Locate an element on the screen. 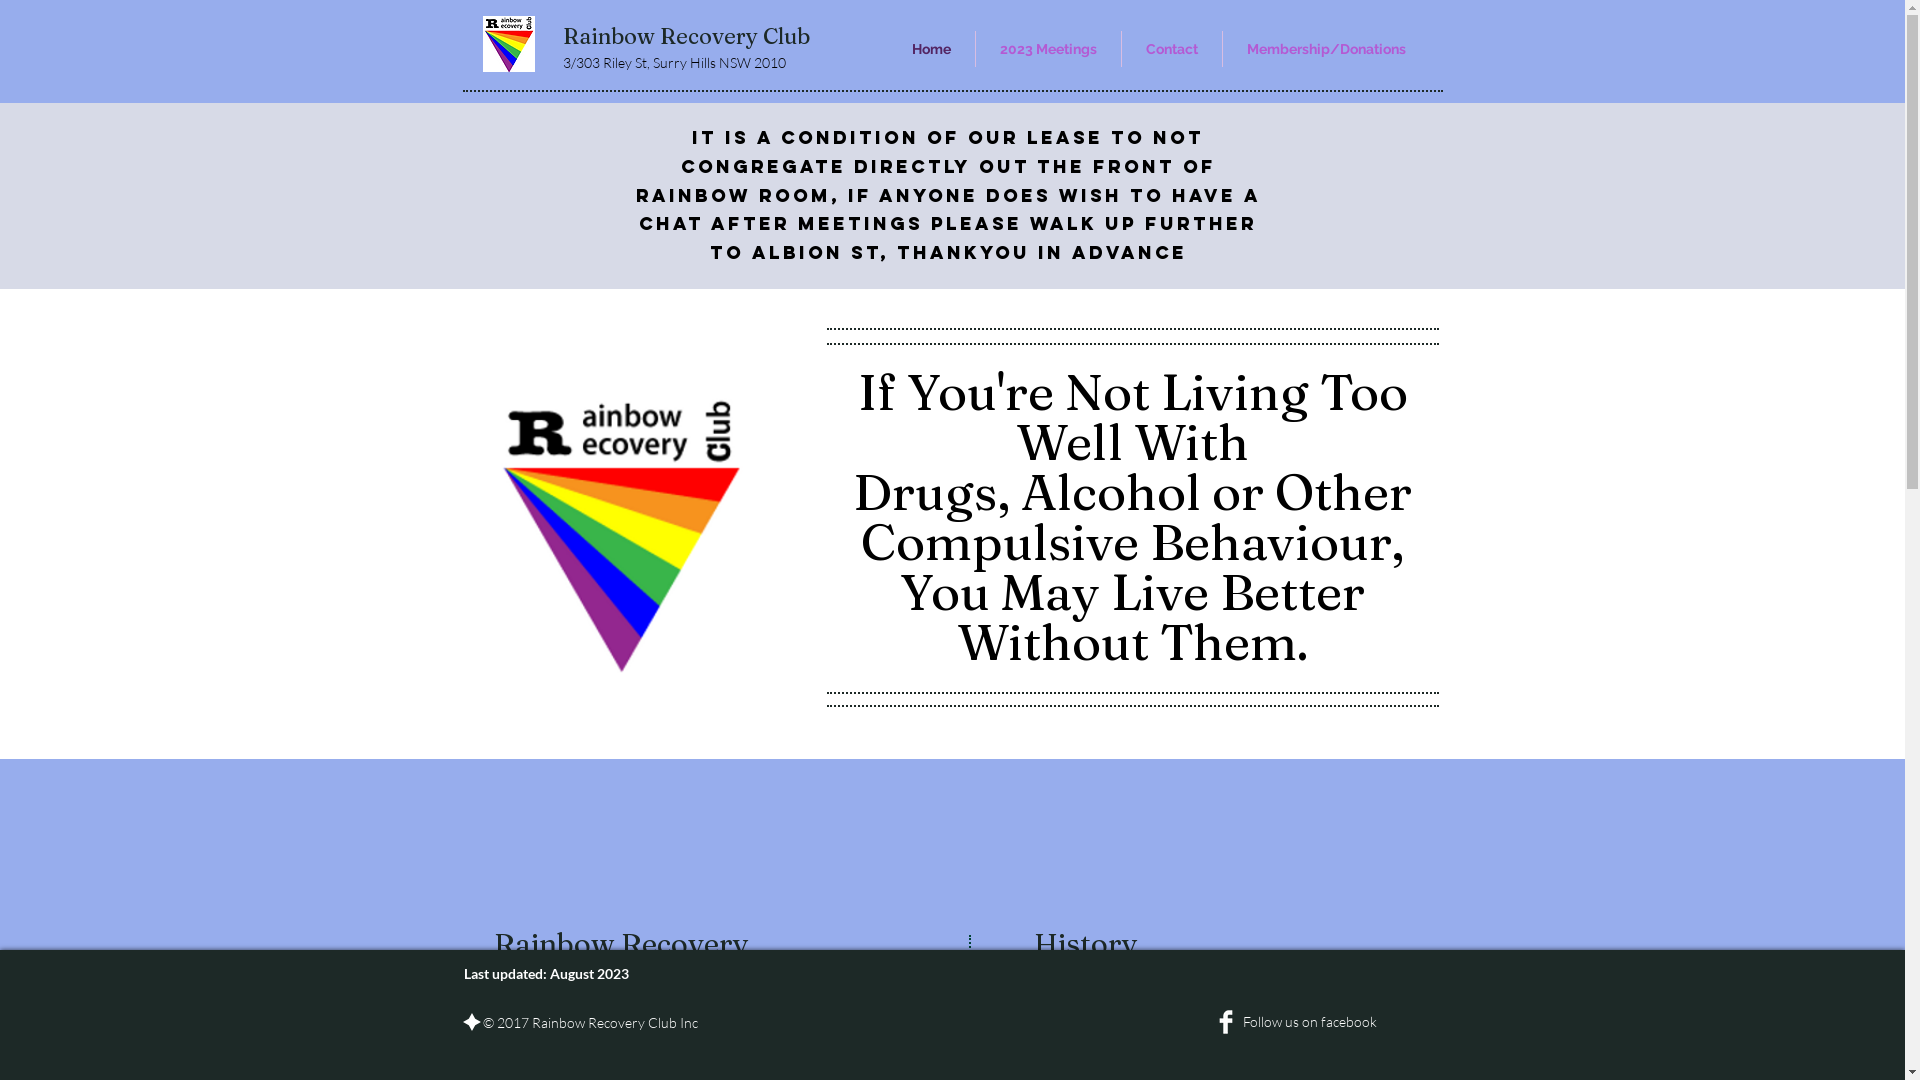  'Membership/Donations' is located at coordinates (1325, 48).